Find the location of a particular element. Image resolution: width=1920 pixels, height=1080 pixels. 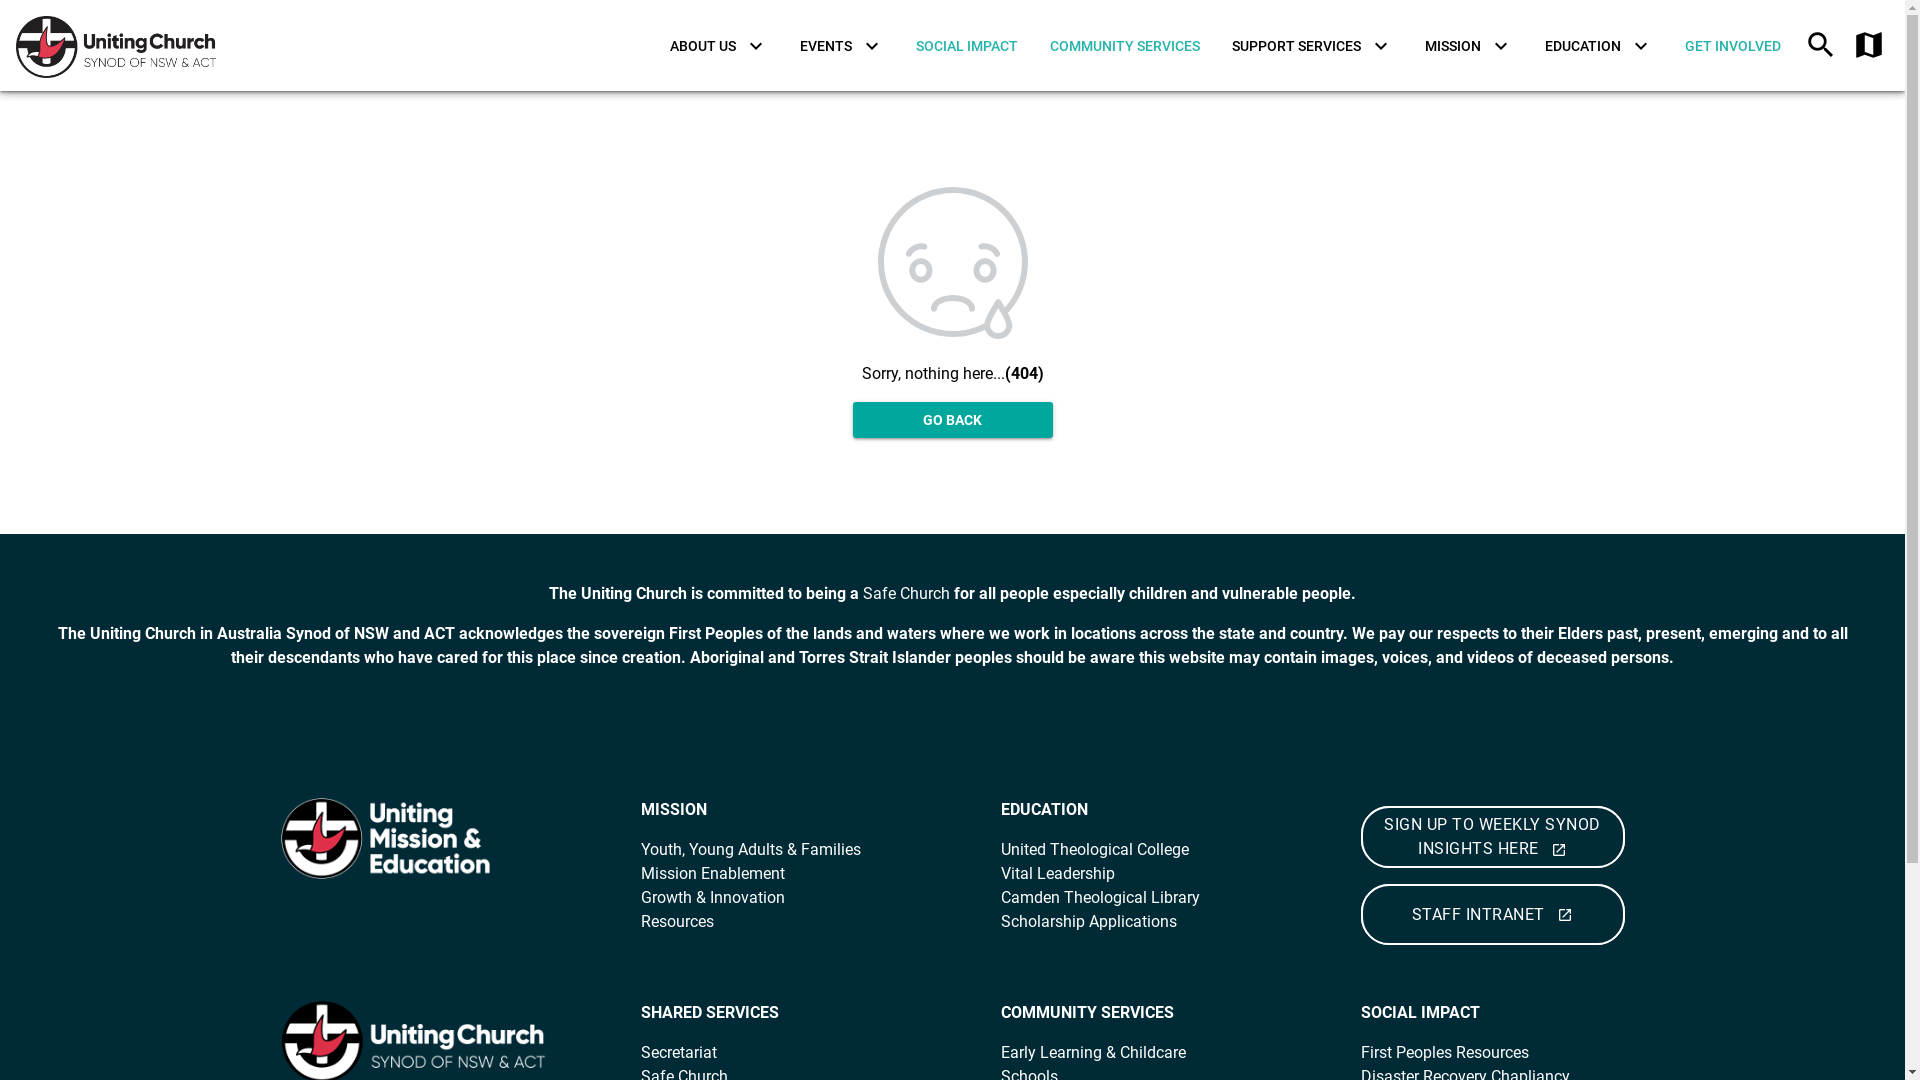

'ABOUT US is located at coordinates (653, 45).